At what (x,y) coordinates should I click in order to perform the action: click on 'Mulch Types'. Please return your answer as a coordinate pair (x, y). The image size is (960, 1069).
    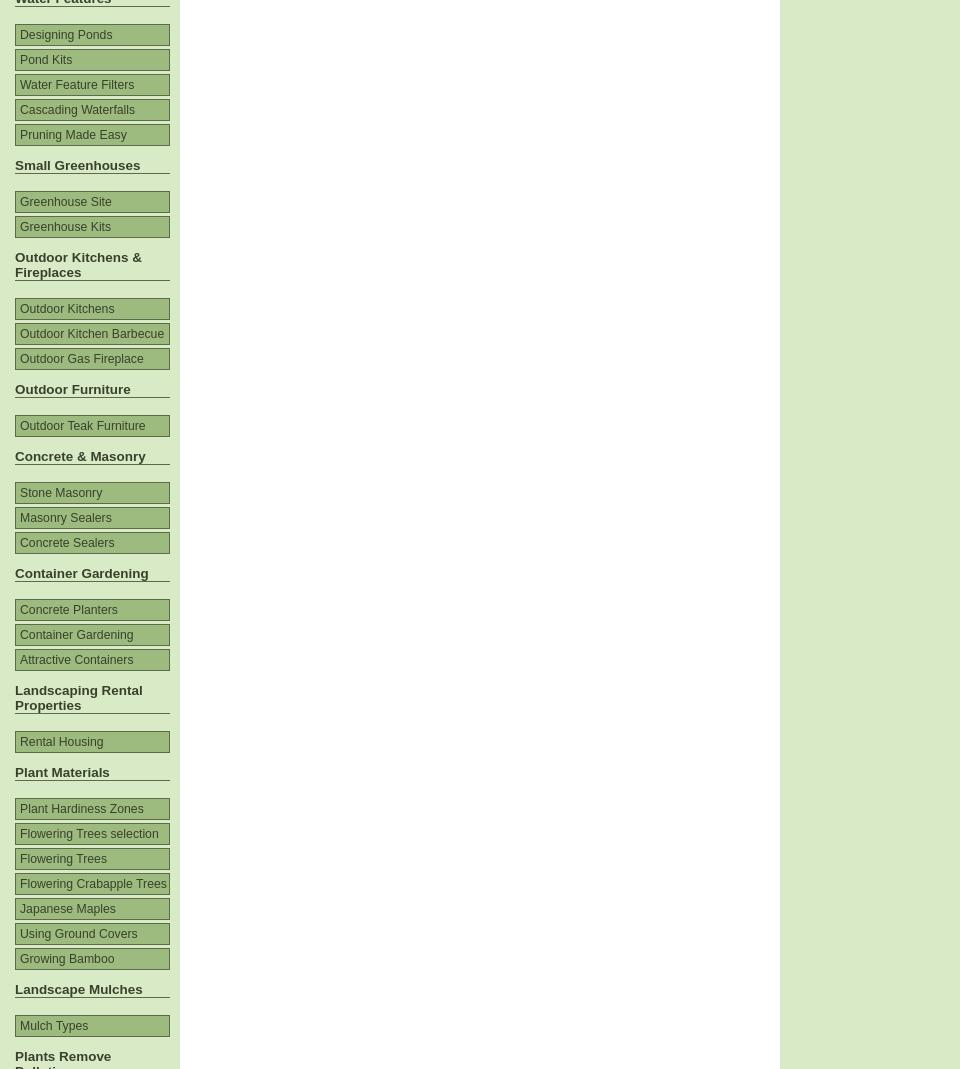
    Looking at the image, I should click on (18, 1026).